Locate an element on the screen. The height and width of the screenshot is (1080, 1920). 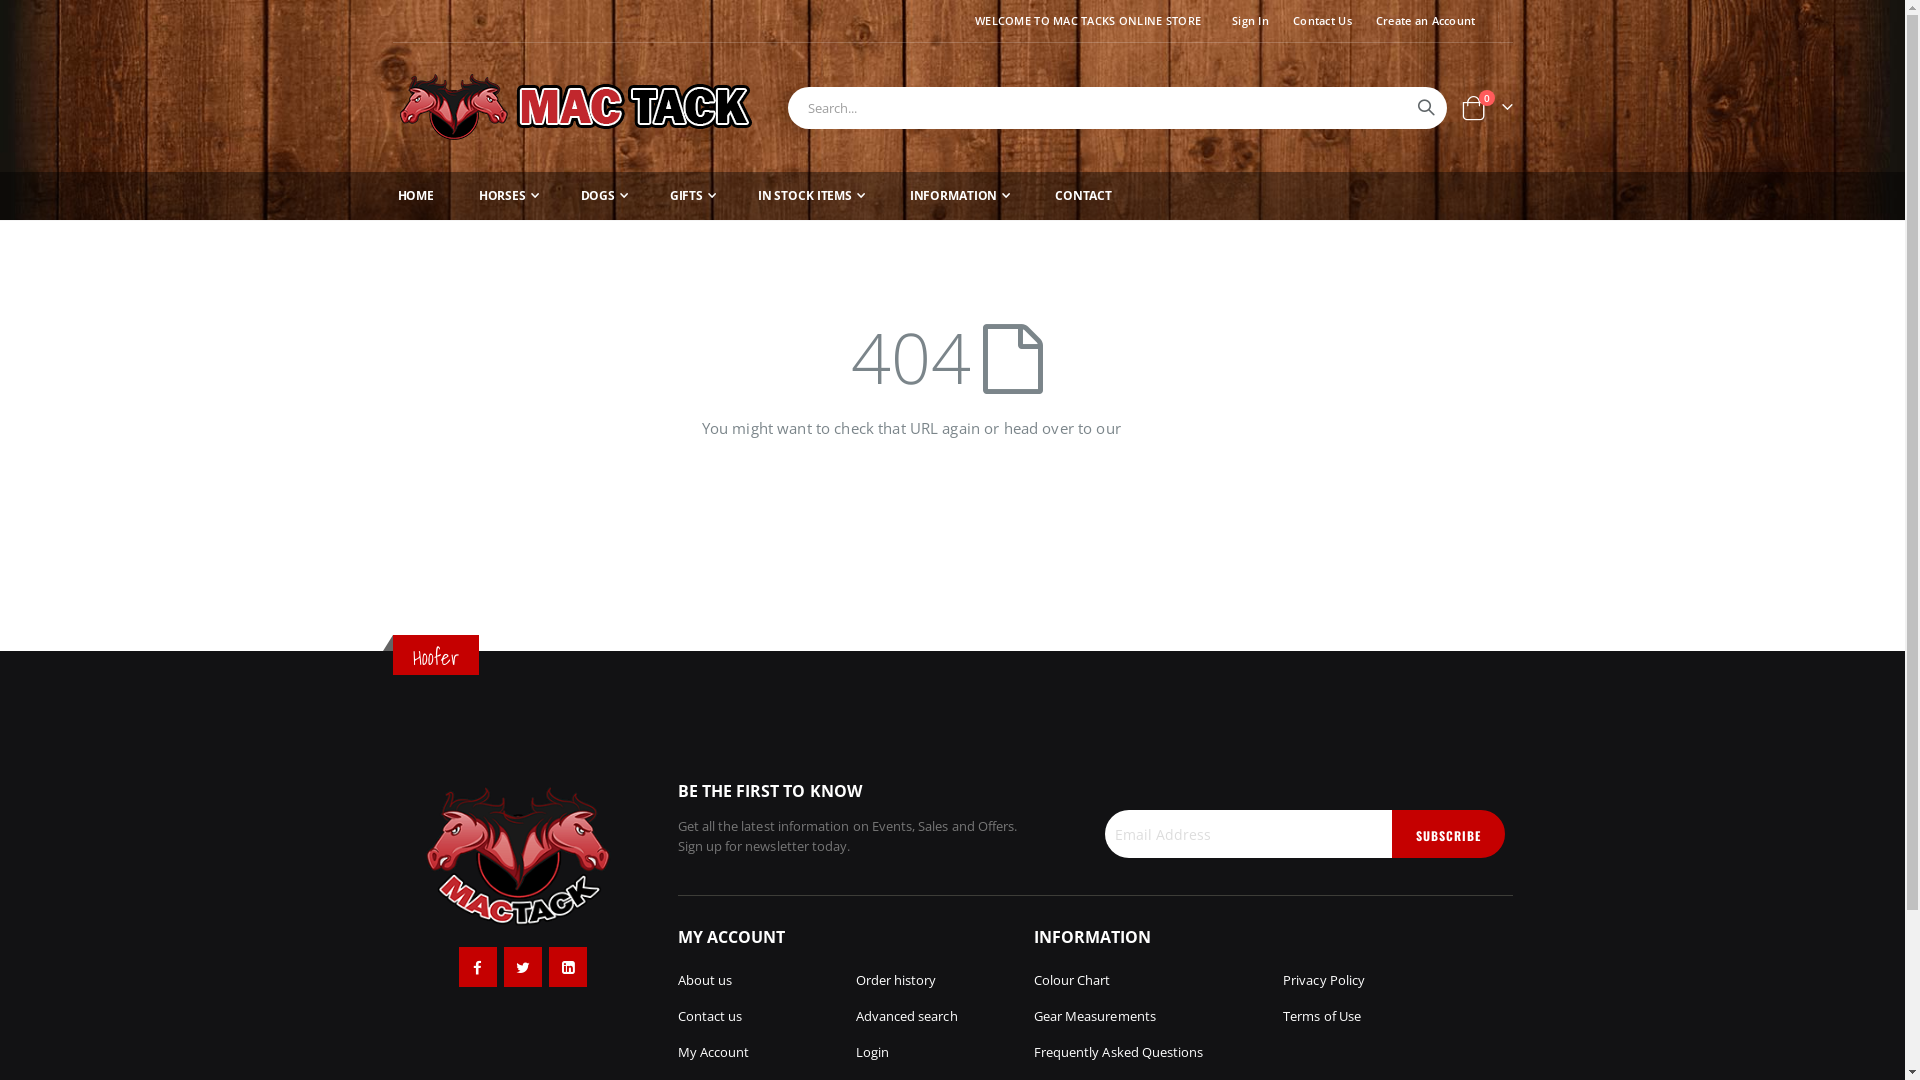
'CONTACT' is located at coordinates (1082, 196).